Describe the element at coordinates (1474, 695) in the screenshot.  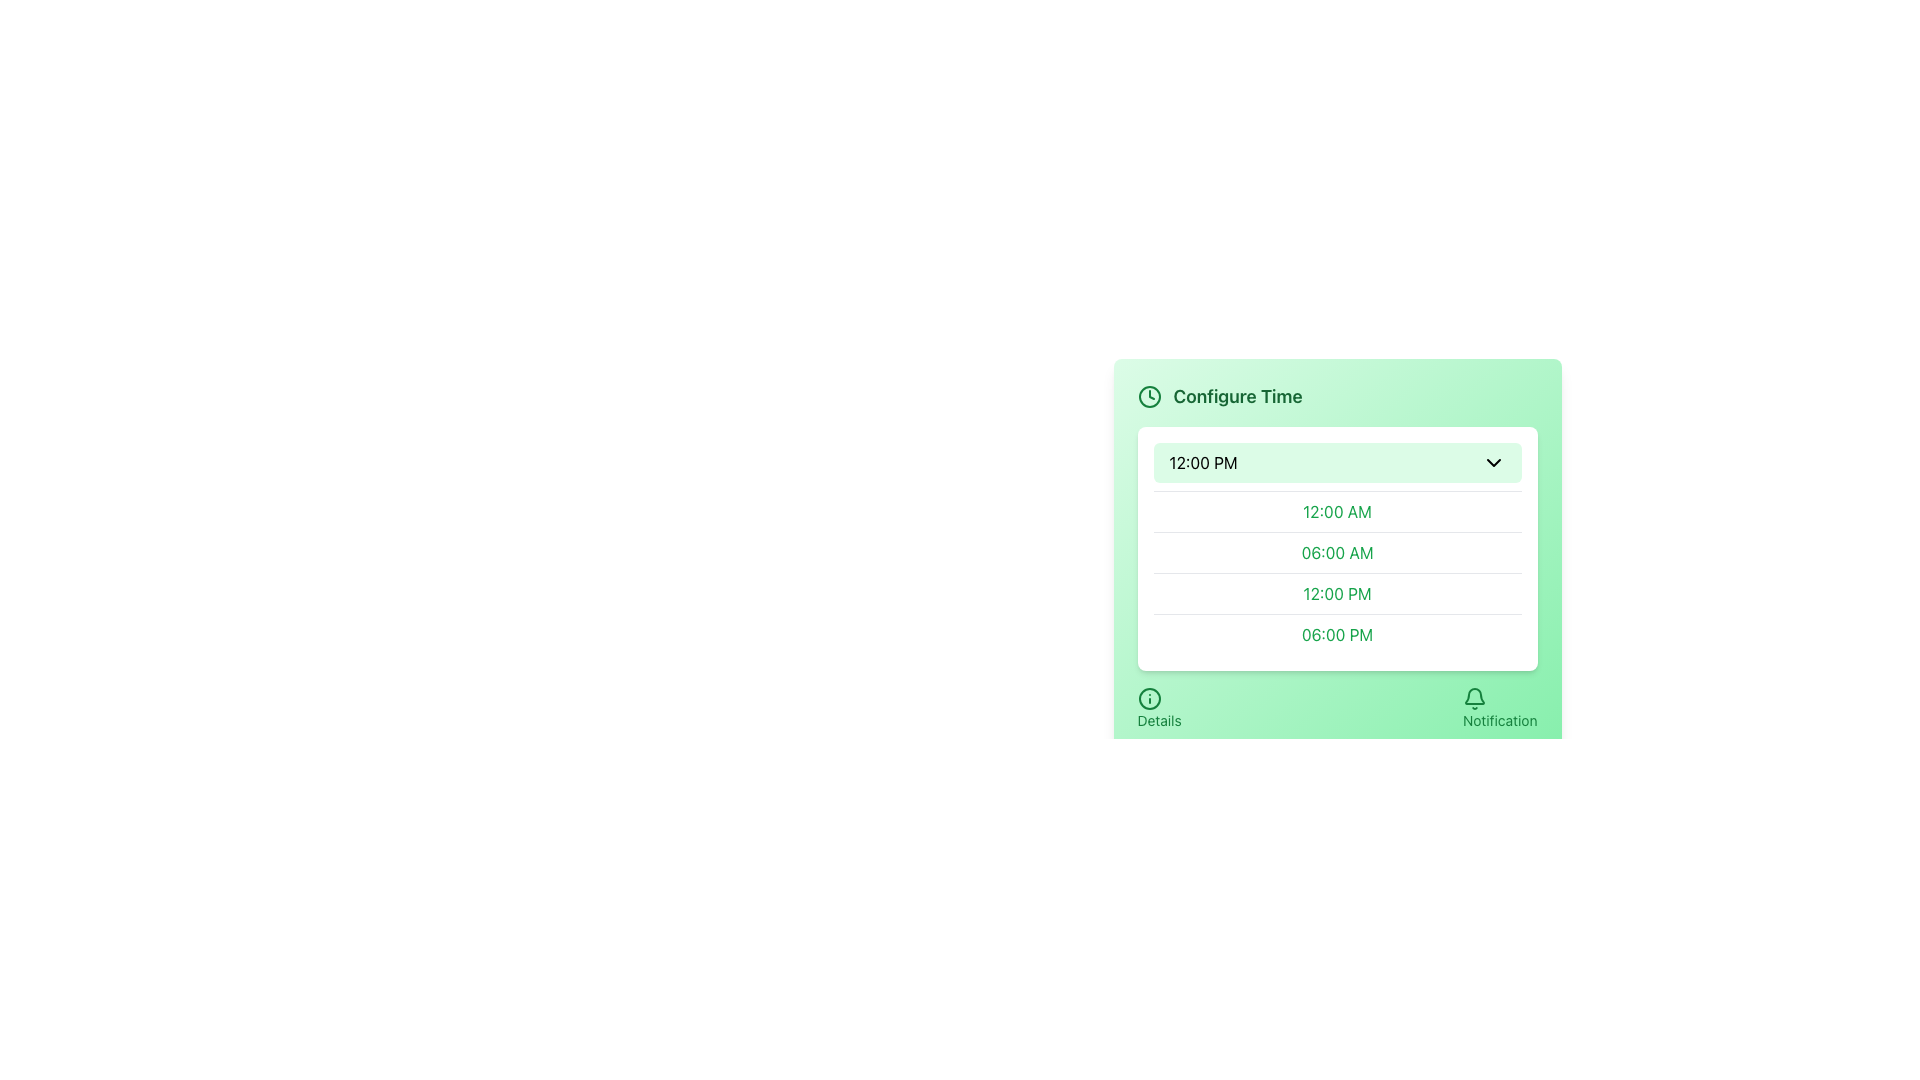
I see `the bell-shaped graphical icon located in the bottom-right corner of the interface, which is designed for notifications or alerts` at that location.